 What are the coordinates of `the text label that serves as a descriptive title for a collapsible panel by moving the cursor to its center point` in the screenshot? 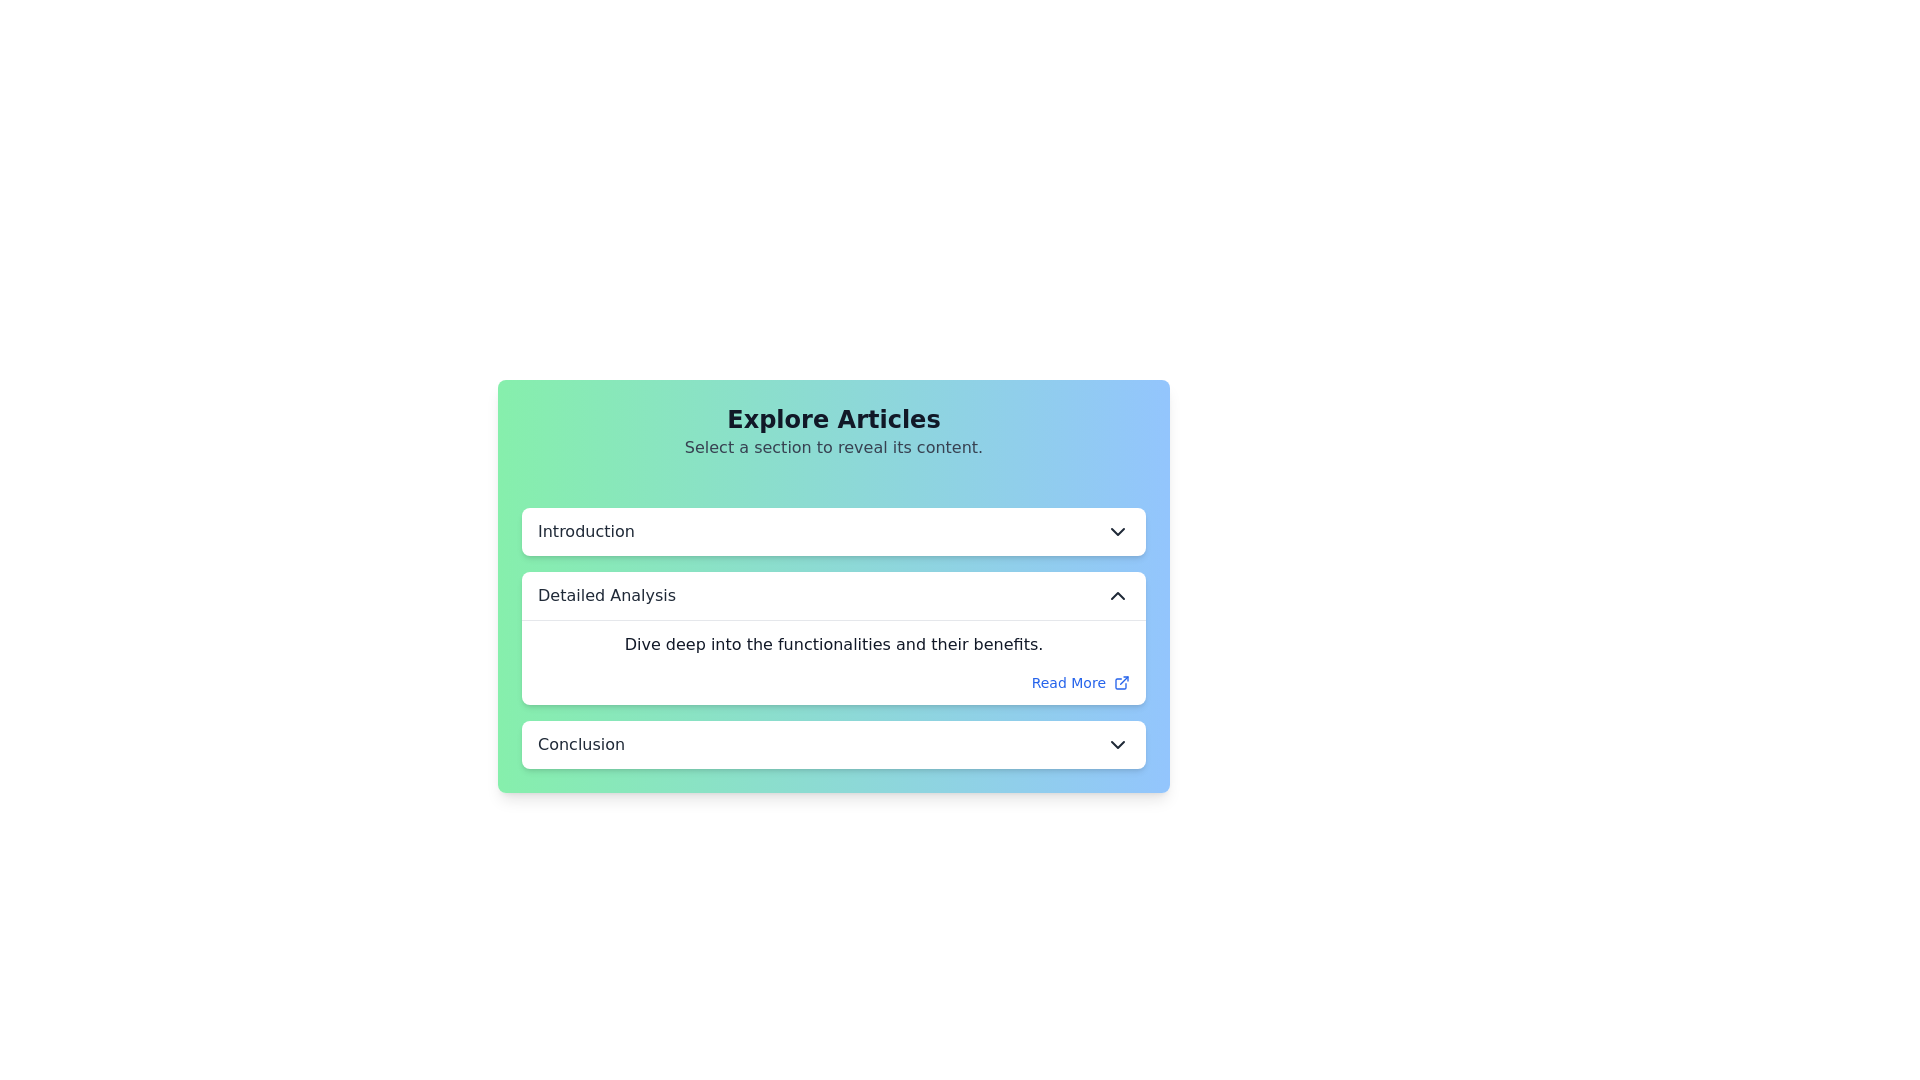 It's located at (585, 531).